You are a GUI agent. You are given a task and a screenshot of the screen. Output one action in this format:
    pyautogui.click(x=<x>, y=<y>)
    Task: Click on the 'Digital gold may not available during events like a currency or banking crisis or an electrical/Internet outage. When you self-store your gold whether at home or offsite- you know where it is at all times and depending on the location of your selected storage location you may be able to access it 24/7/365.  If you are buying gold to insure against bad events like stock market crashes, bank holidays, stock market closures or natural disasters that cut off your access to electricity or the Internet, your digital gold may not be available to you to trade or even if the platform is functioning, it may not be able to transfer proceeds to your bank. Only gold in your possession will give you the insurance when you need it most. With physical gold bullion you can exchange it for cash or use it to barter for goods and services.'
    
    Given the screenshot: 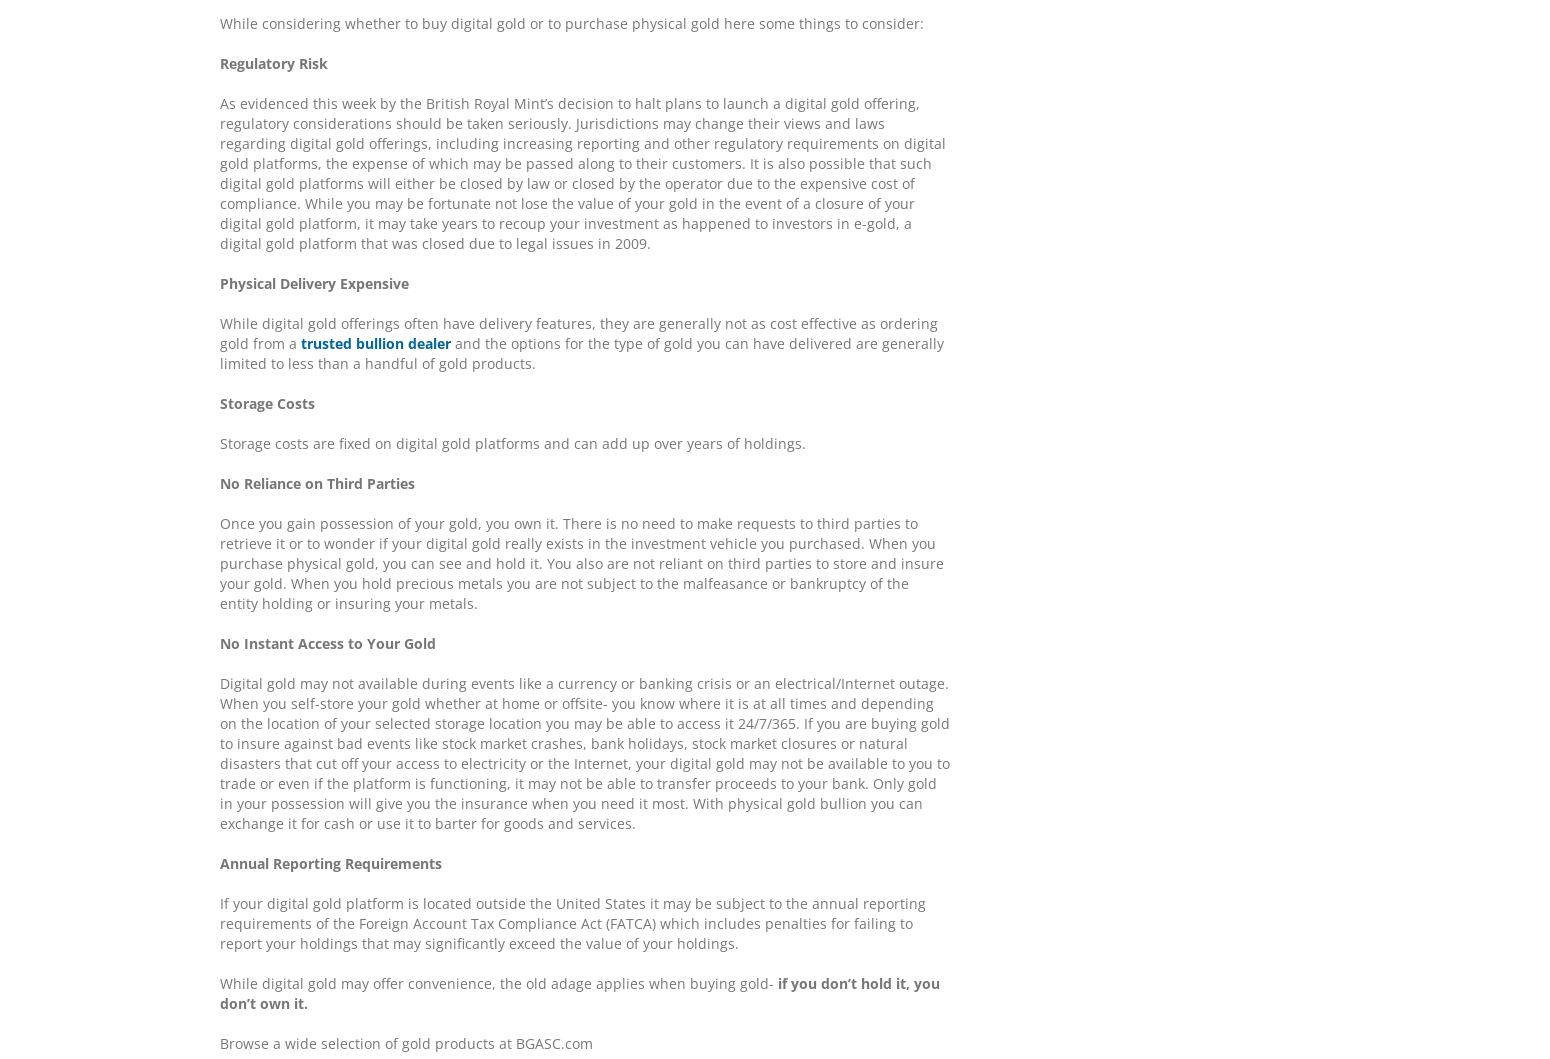 What is the action you would take?
    pyautogui.click(x=218, y=752)
    